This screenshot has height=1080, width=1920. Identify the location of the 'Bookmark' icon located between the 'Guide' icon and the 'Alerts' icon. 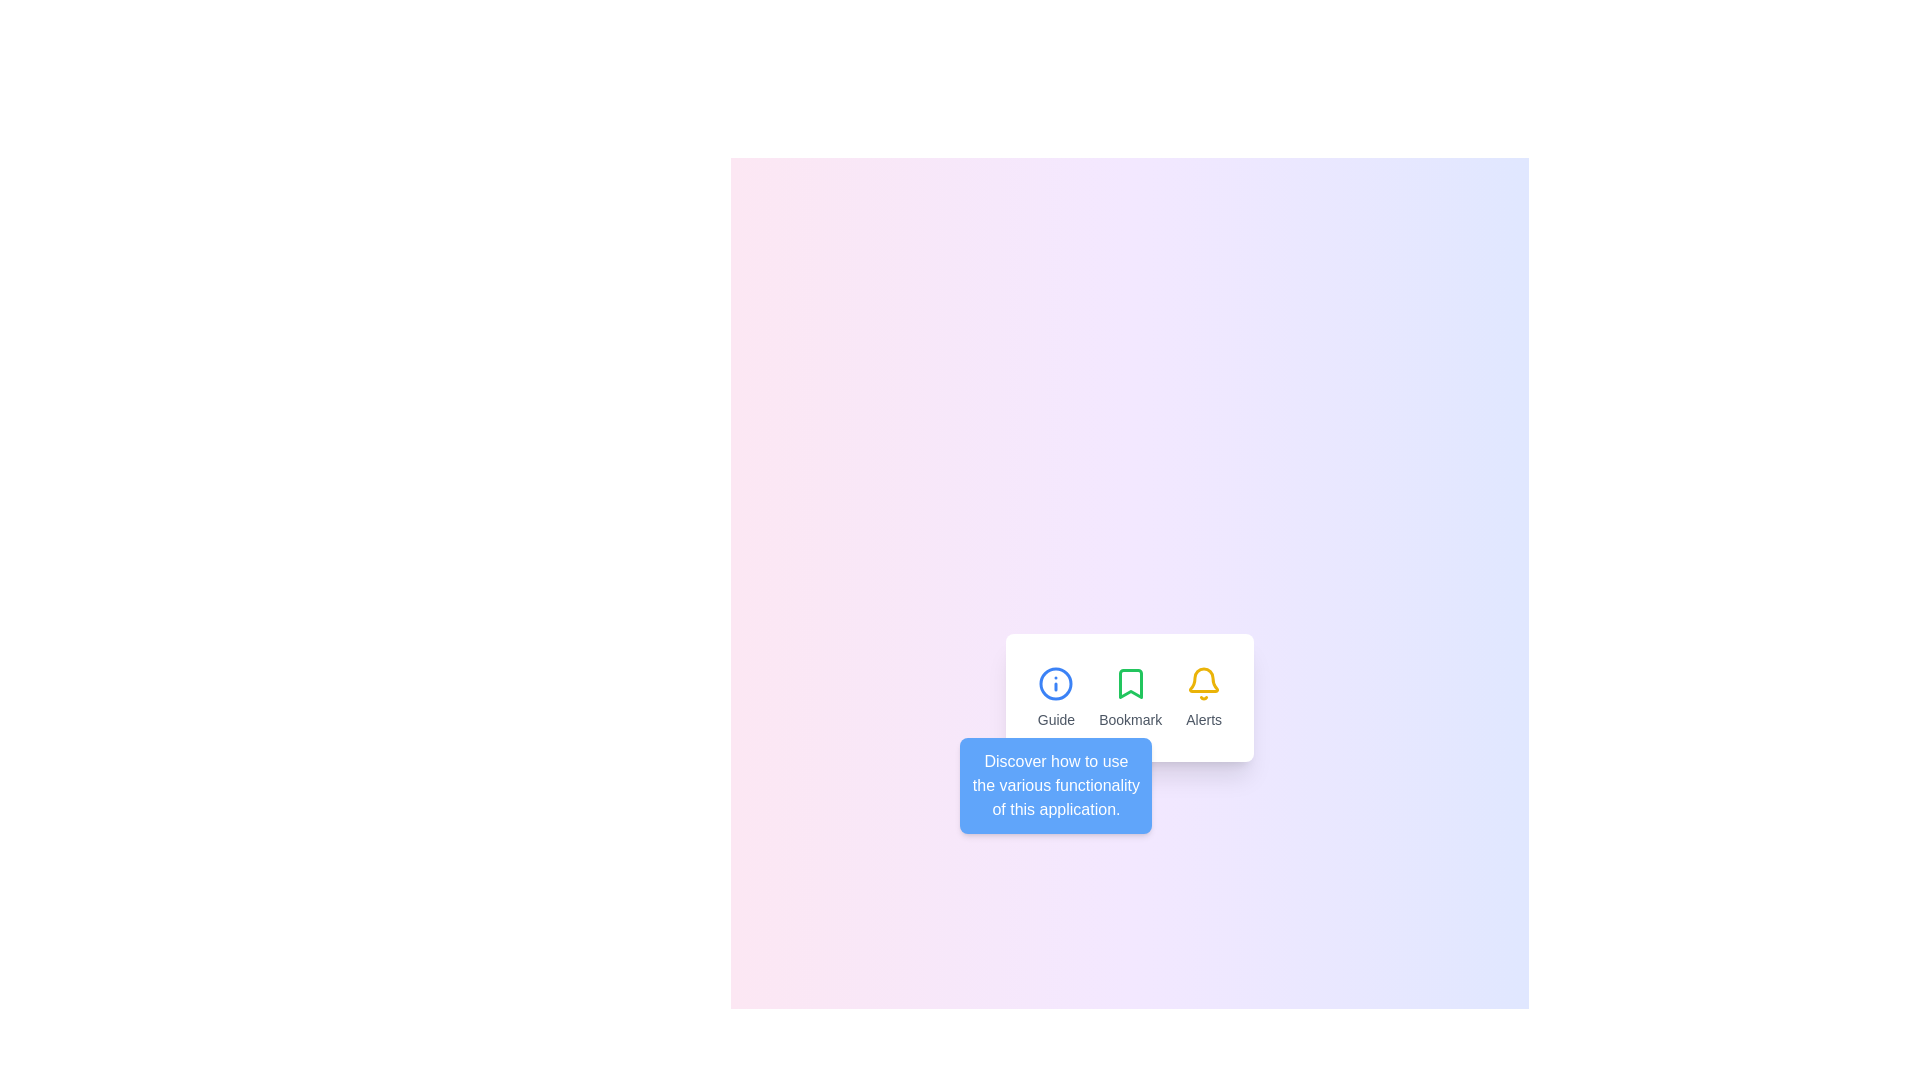
(1129, 697).